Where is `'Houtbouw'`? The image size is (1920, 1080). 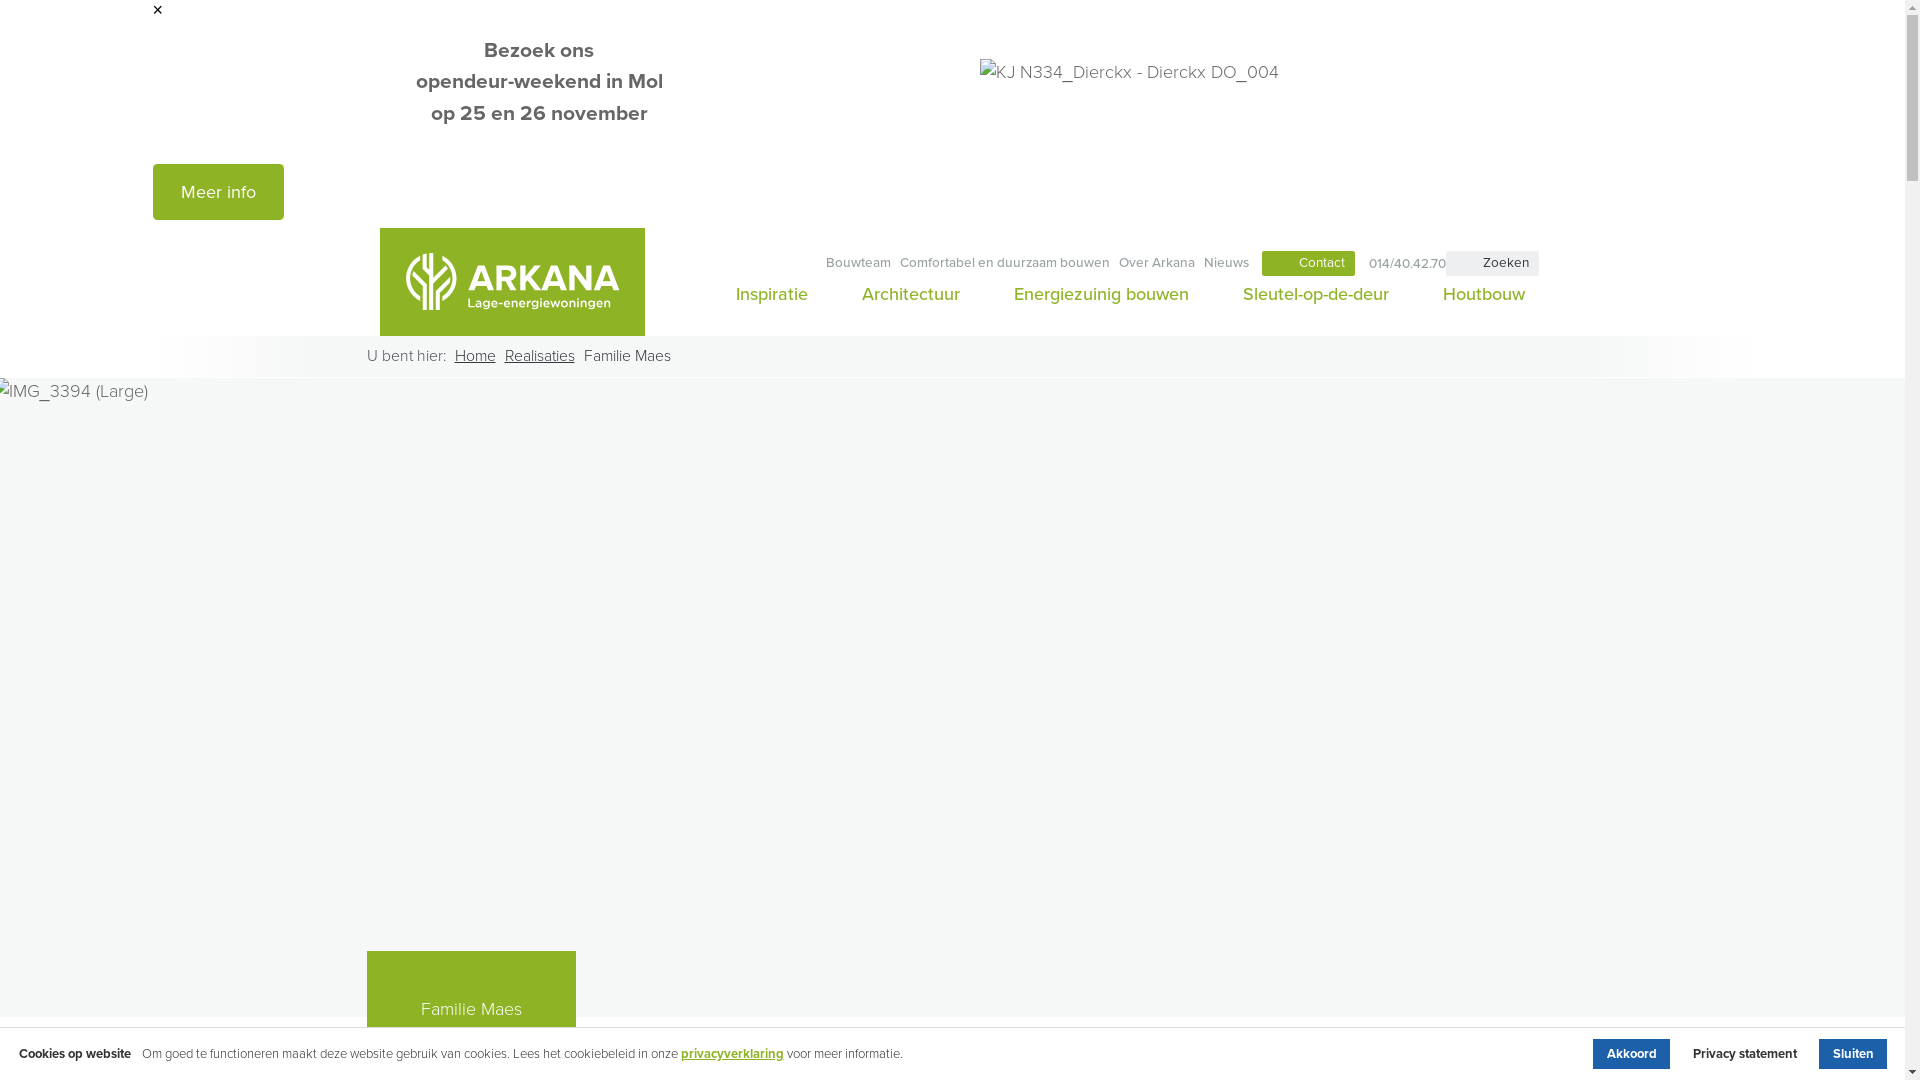 'Houtbouw' is located at coordinates (1478, 294).